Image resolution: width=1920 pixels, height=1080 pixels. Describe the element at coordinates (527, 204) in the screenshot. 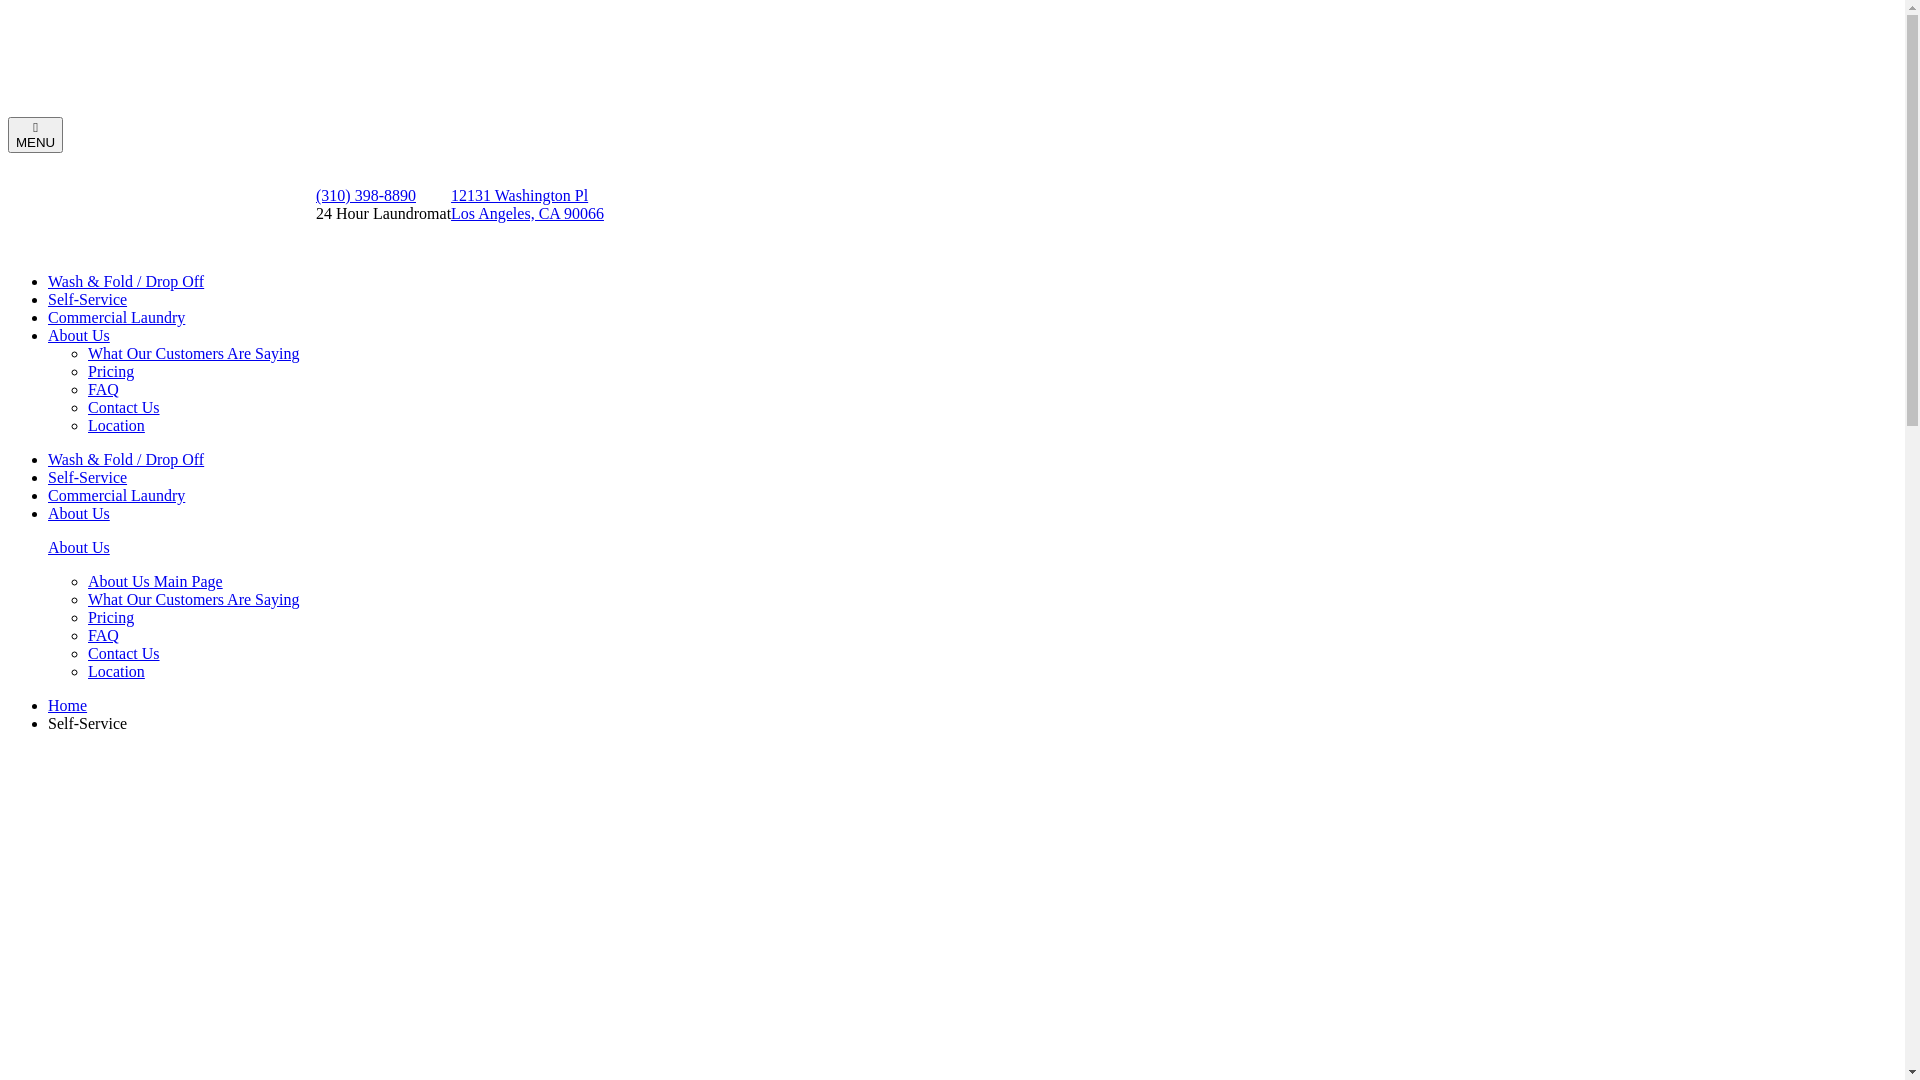

I see `'12131 Washington Pl` at that location.